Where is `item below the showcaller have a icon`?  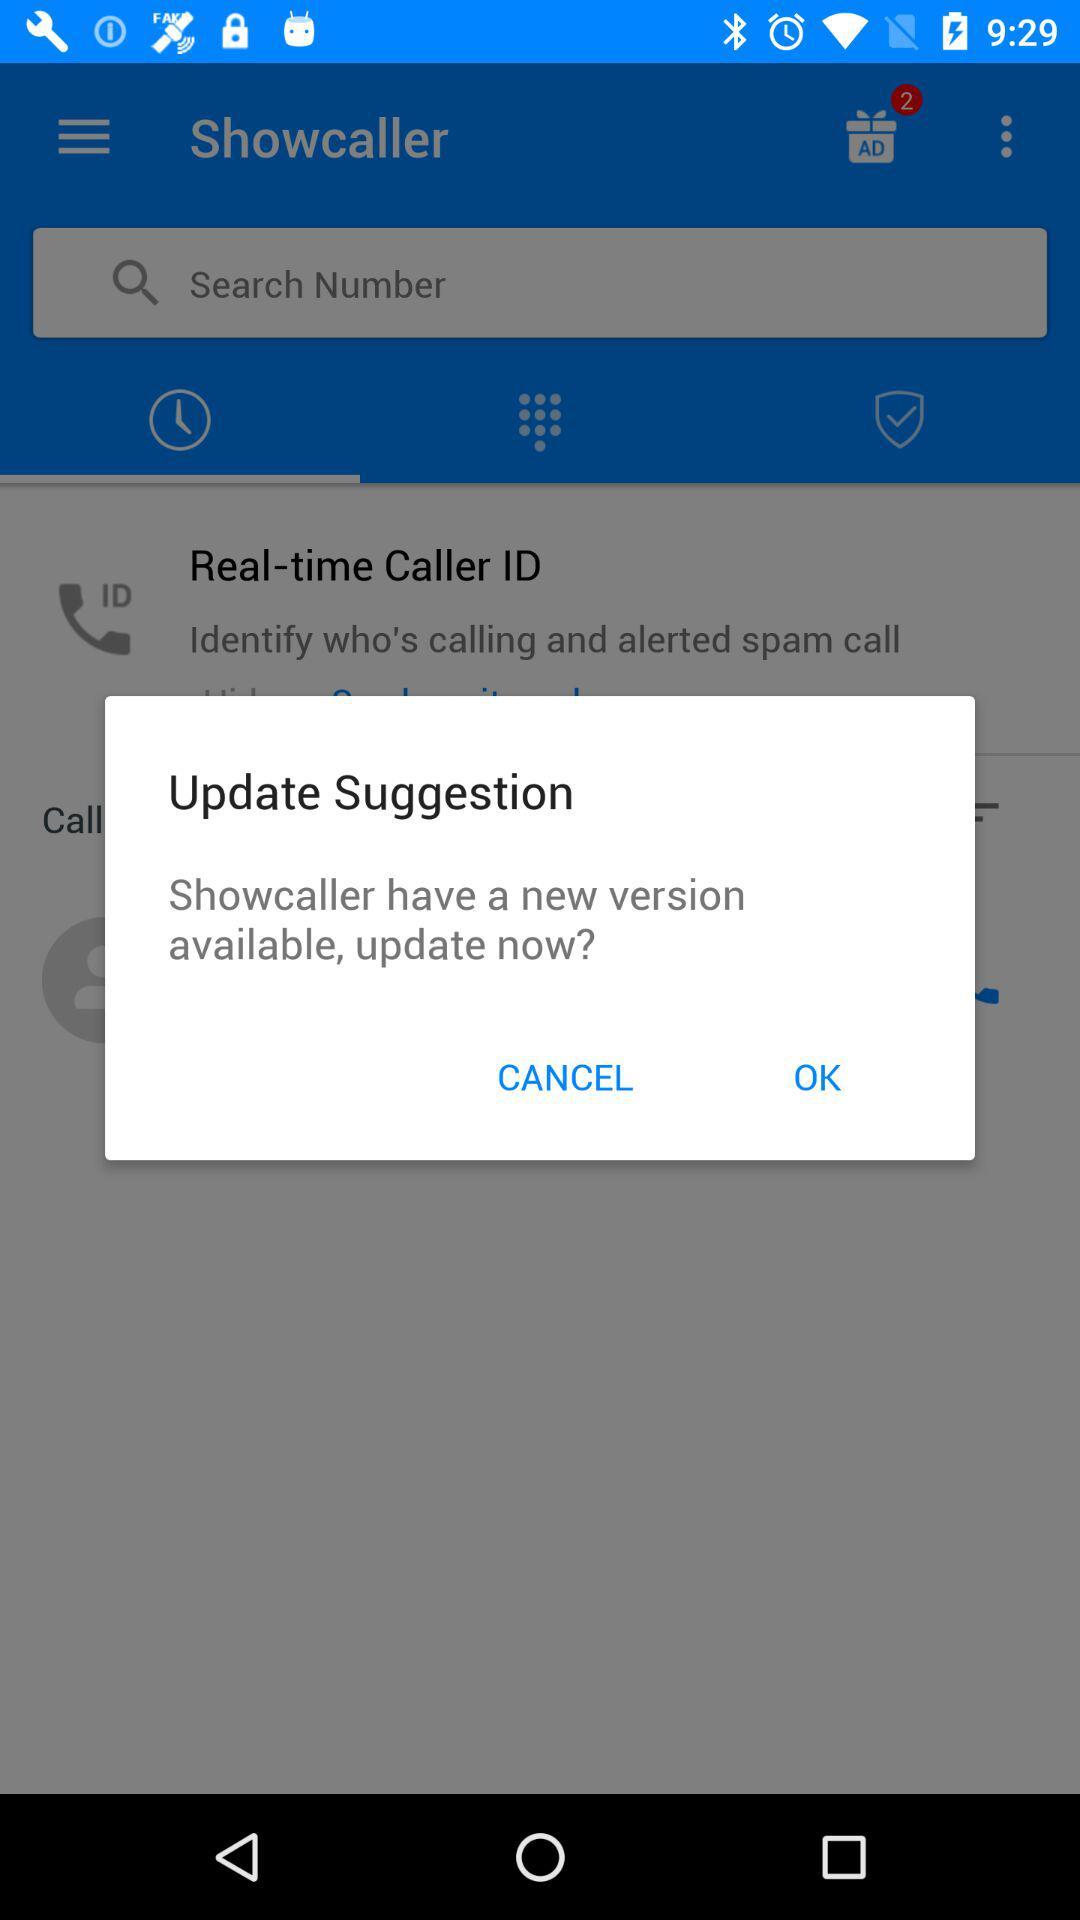
item below the showcaller have a icon is located at coordinates (565, 1075).